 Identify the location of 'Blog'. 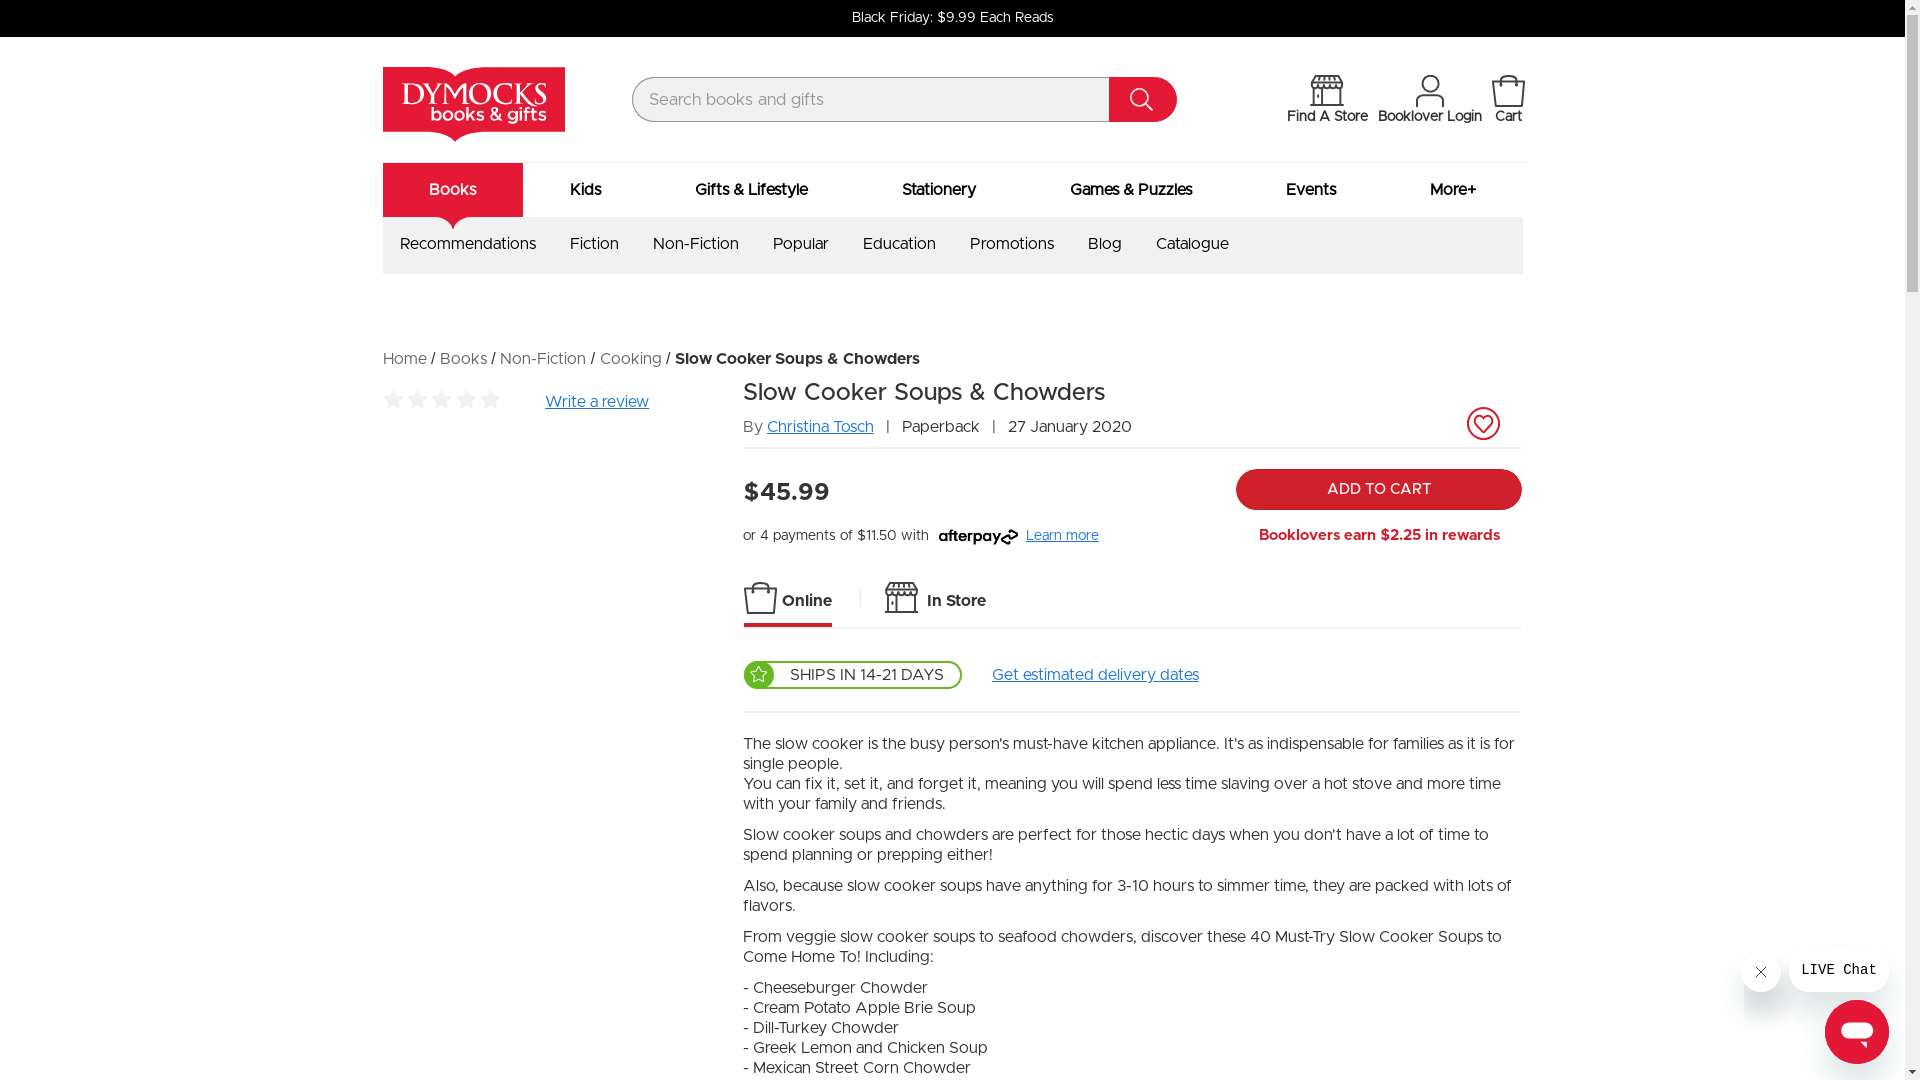
(1087, 242).